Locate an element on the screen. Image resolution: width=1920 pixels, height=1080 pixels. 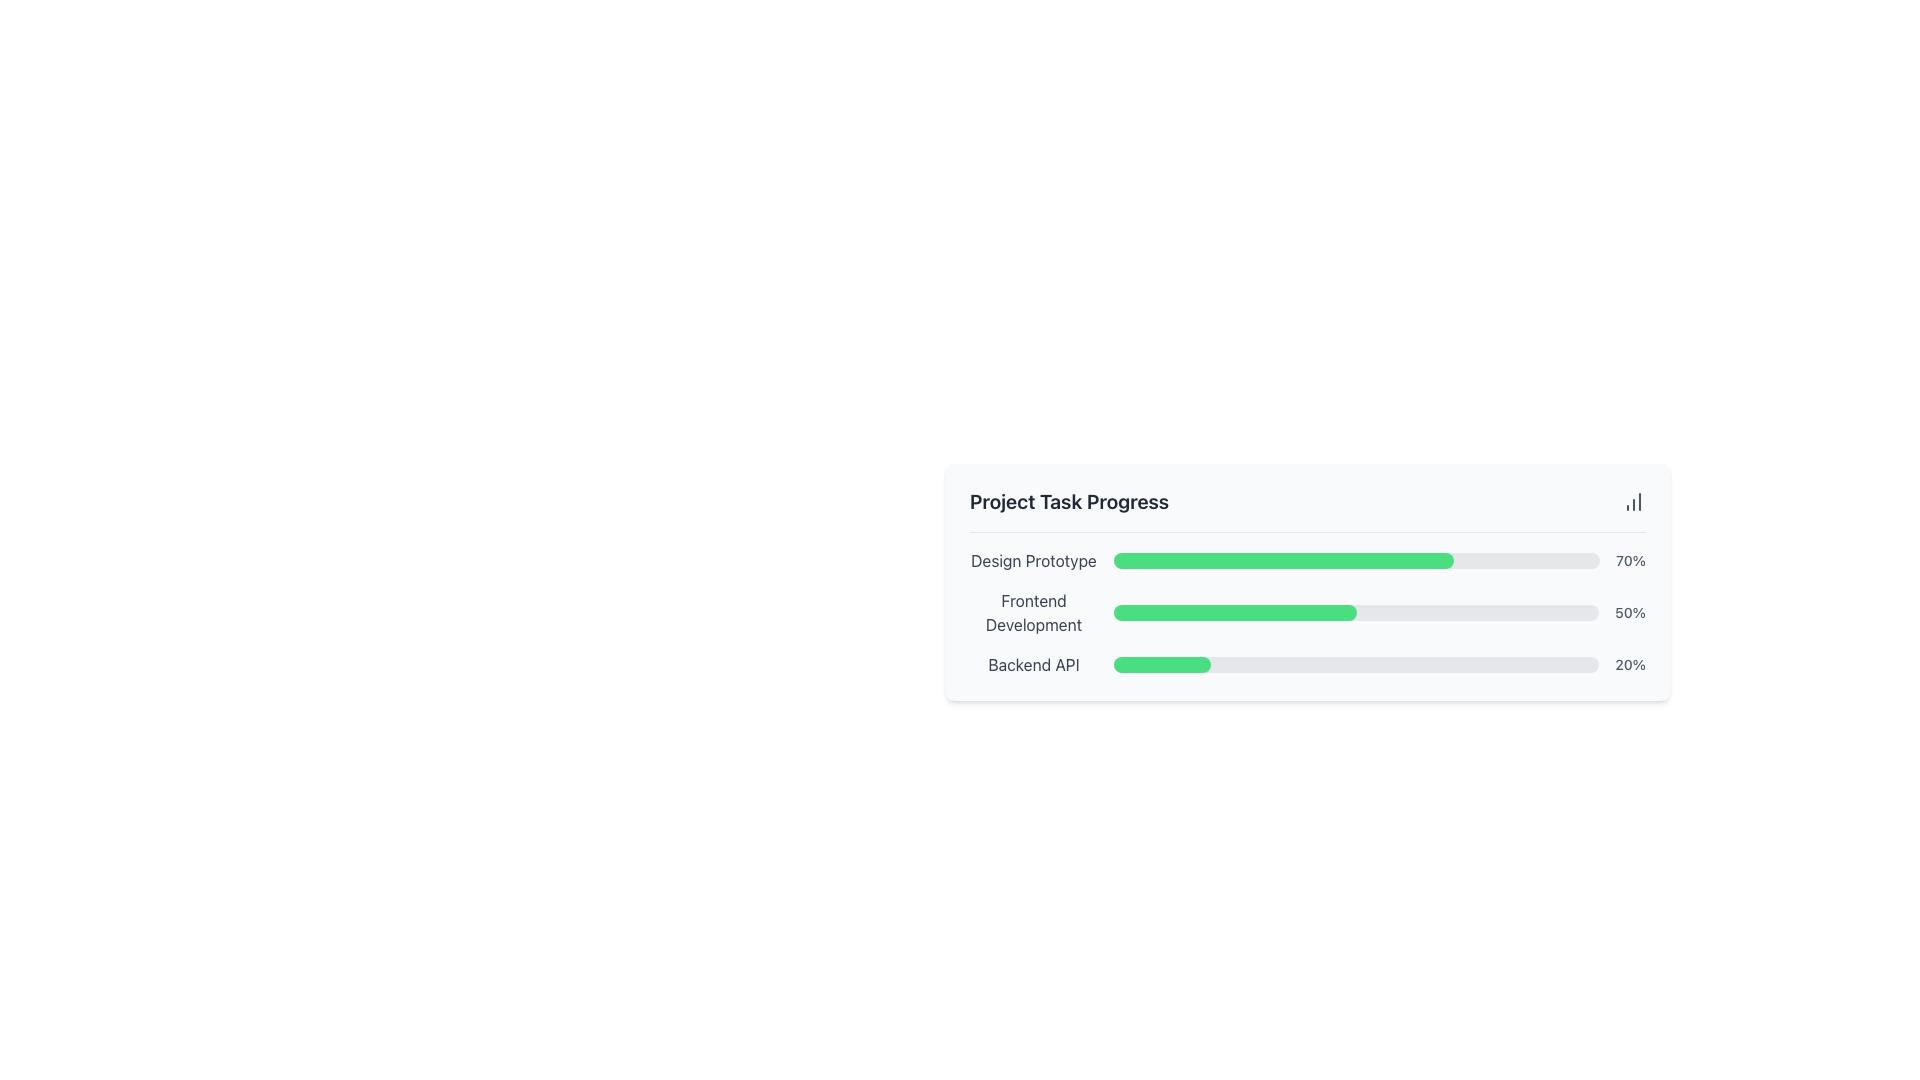
the green rectangular progress bar that is filled to 50%, located between the first progress bar labeled 'Design Prototype' and the third bar labeled 'Backend API' is located at coordinates (1234, 612).